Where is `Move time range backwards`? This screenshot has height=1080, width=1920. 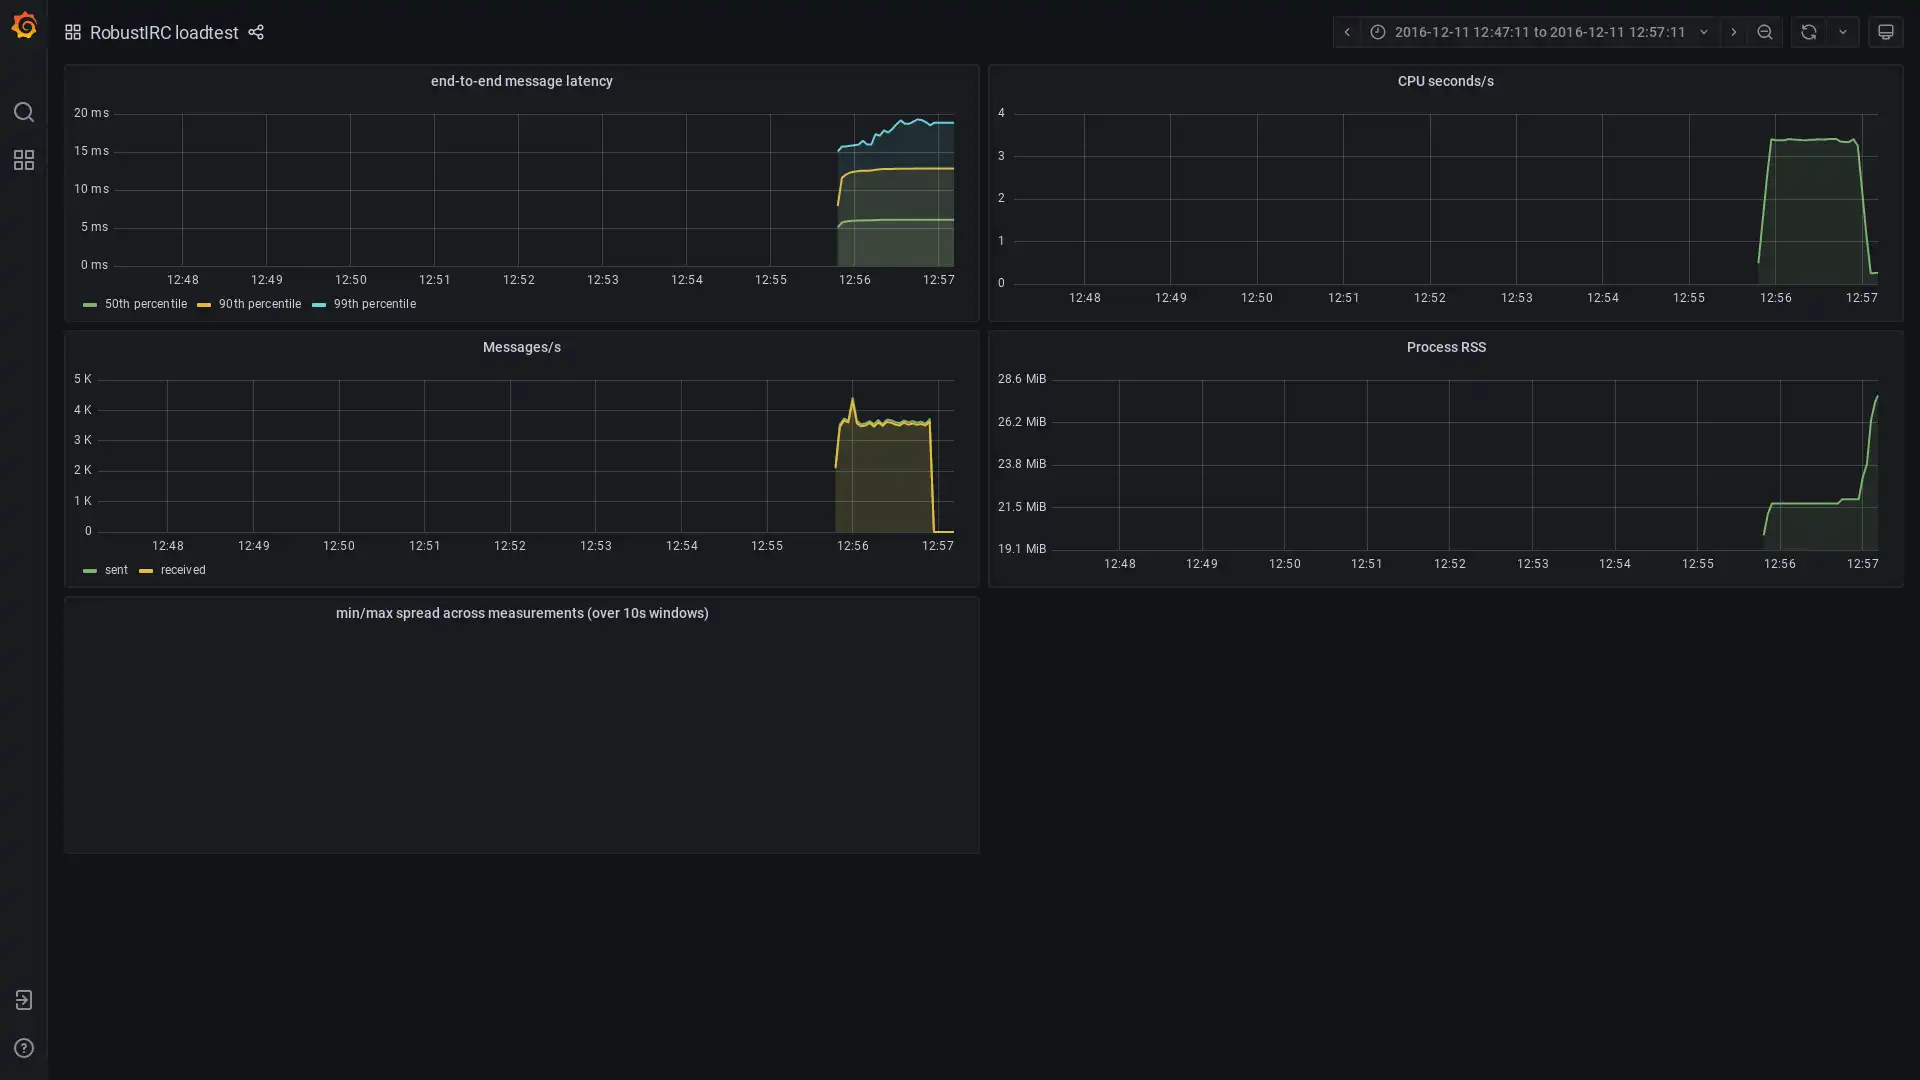
Move time range backwards is located at coordinates (1345, 31).